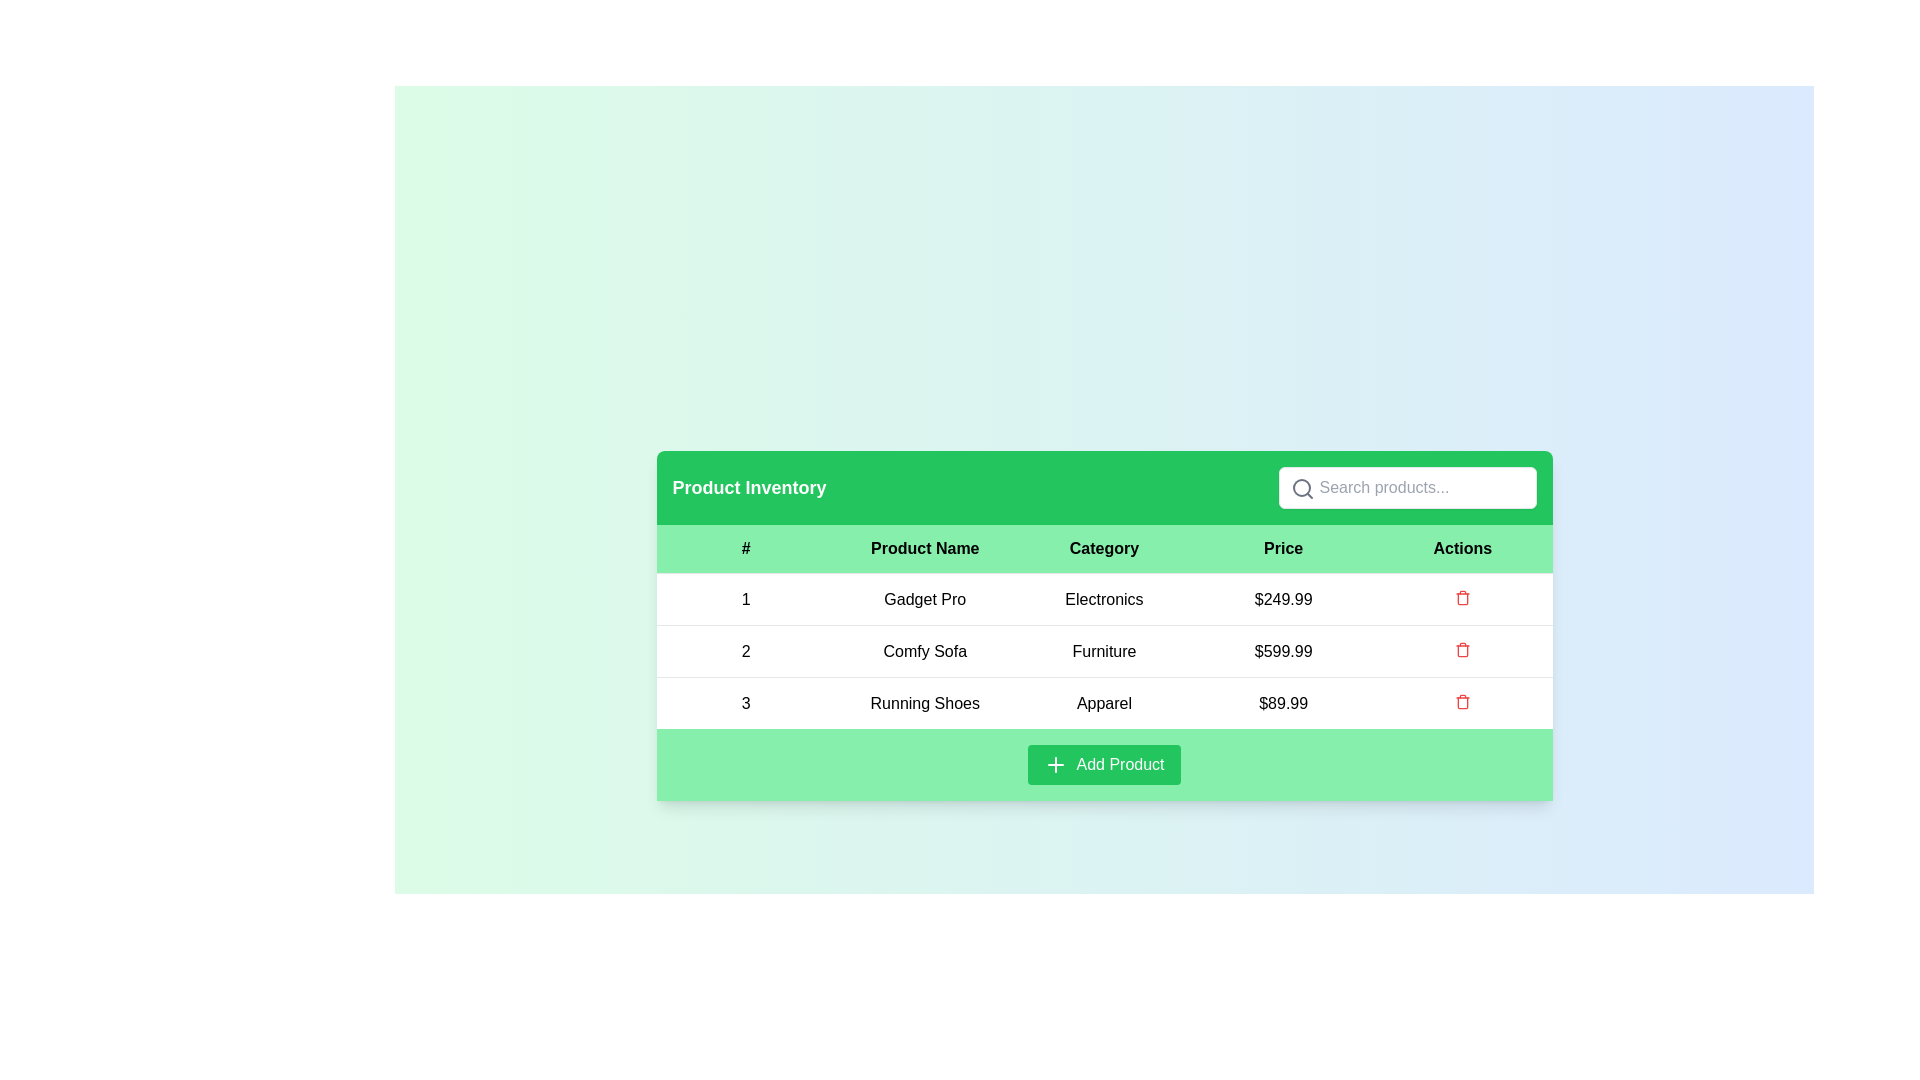 The image size is (1920, 1080). Describe the element at coordinates (745, 651) in the screenshot. I see `the static text label displaying the number '2', which is located in the first column of the second row of a product inventory table, styled with padding and border, and positioned next to 'Comfy Sofa' and '$599.99'` at that location.